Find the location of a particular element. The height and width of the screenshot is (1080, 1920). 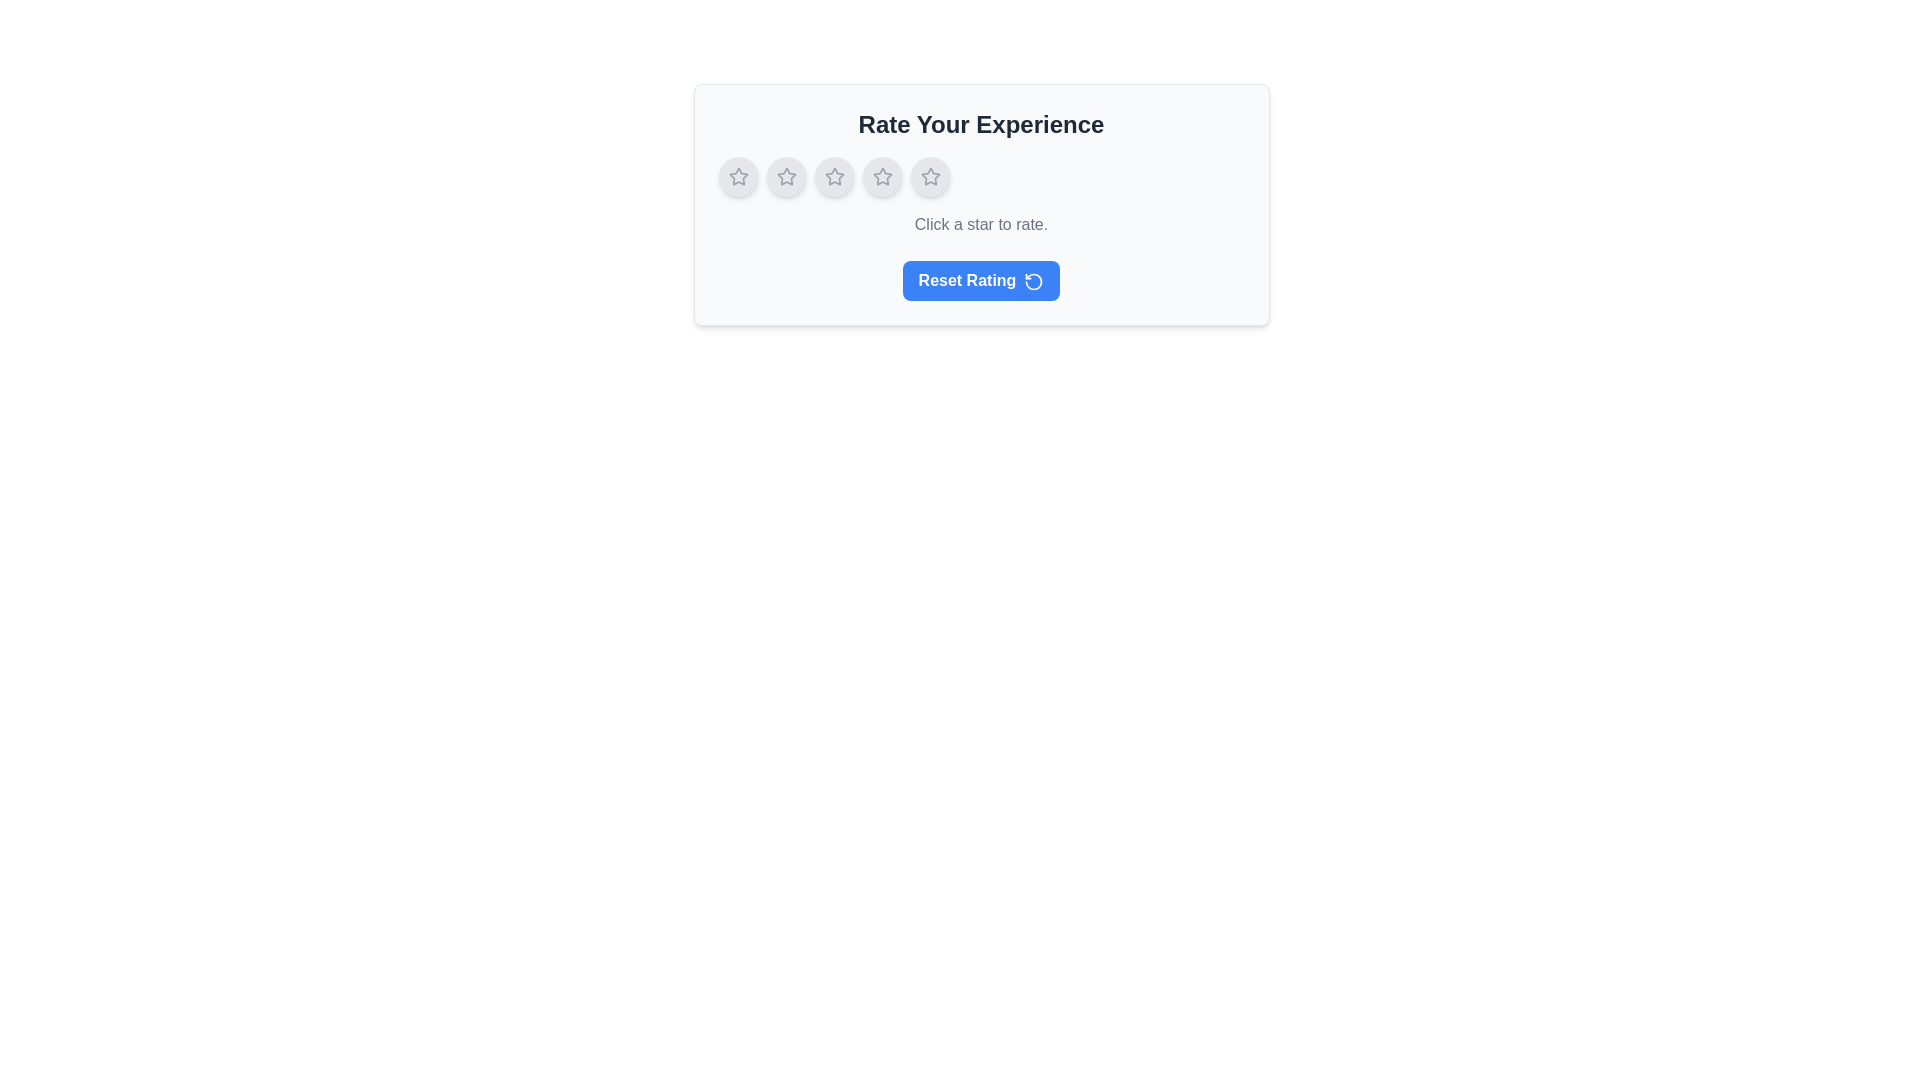

the first star-shaped icon in the rating selection mechanism, which represents the lowest level of the rating scale is located at coordinates (737, 176).